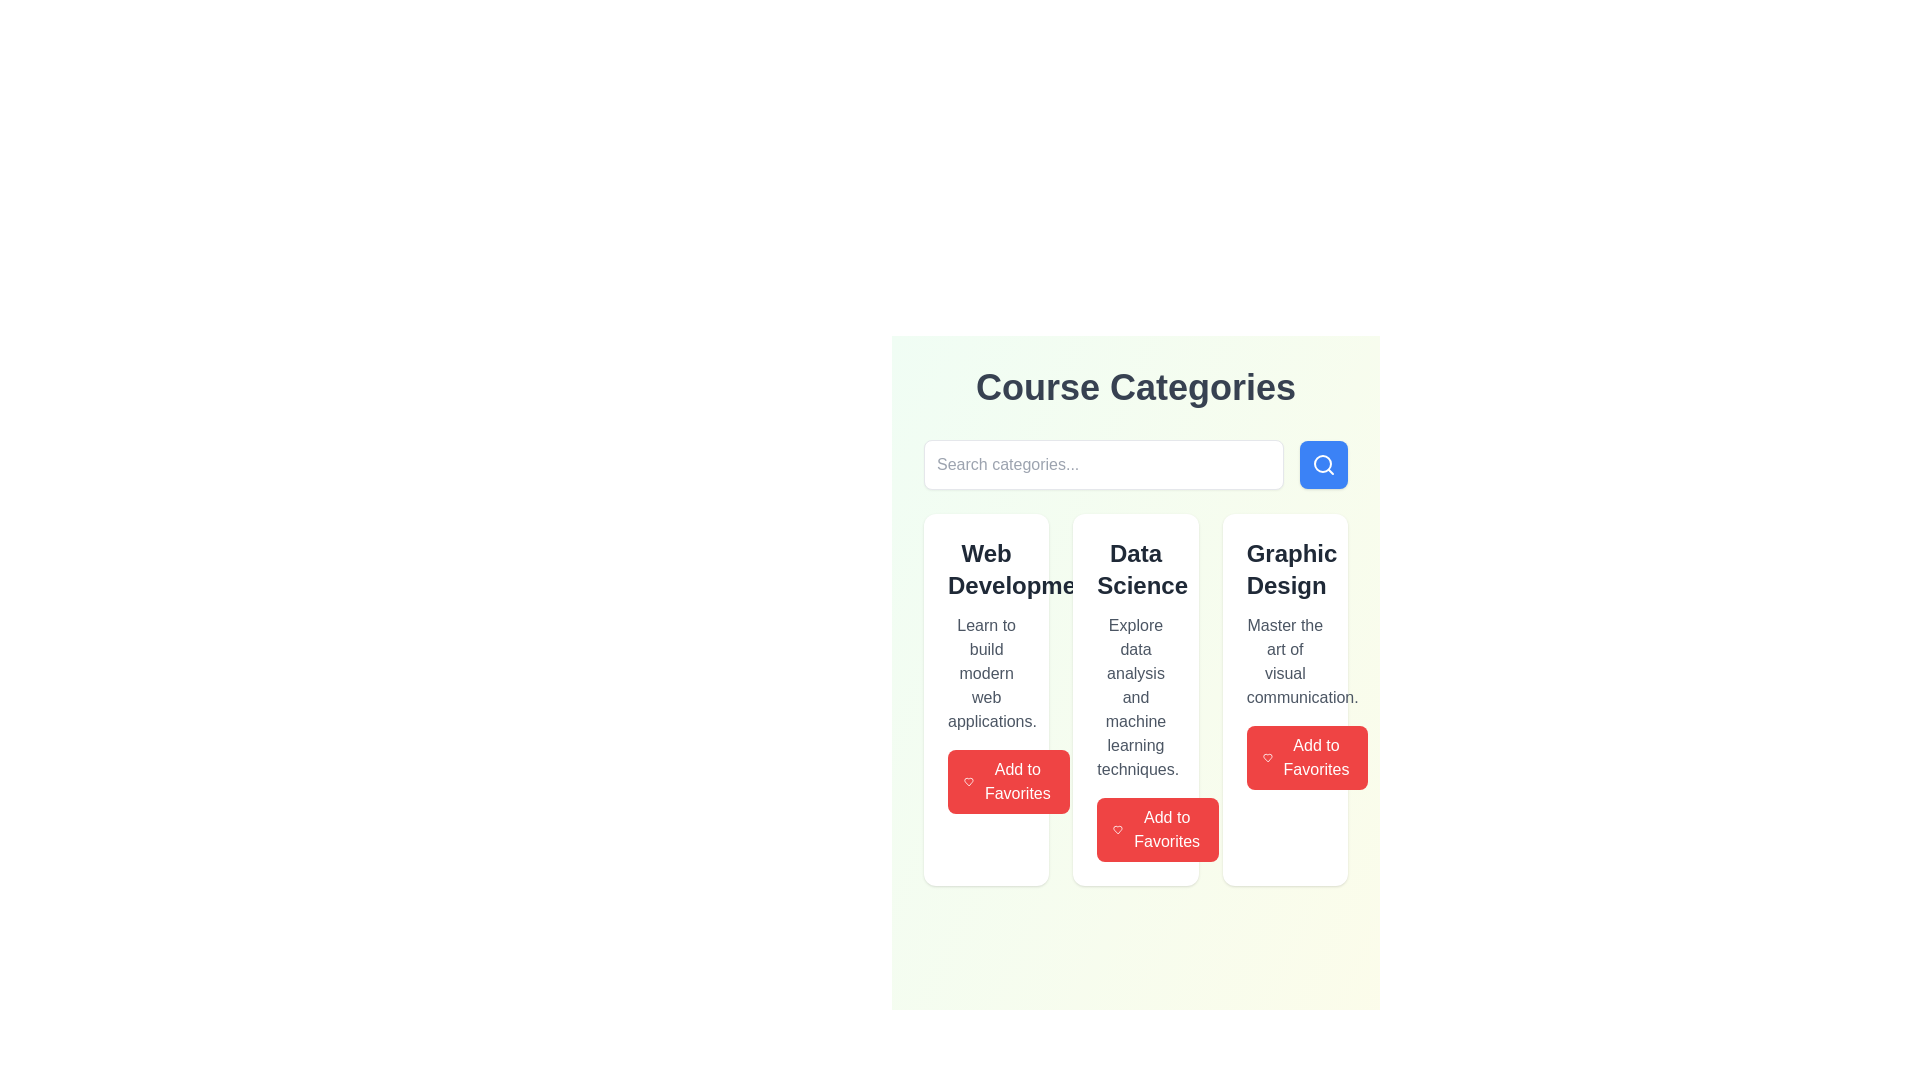 This screenshot has width=1920, height=1080. Describe the element at coordinates (1136, 697) in the screenshot. I see `description text located in the 'Data Science' card, which is the second card in the horizontal row of course categories, positioned beneath the 'Data Science' heading` at that location.